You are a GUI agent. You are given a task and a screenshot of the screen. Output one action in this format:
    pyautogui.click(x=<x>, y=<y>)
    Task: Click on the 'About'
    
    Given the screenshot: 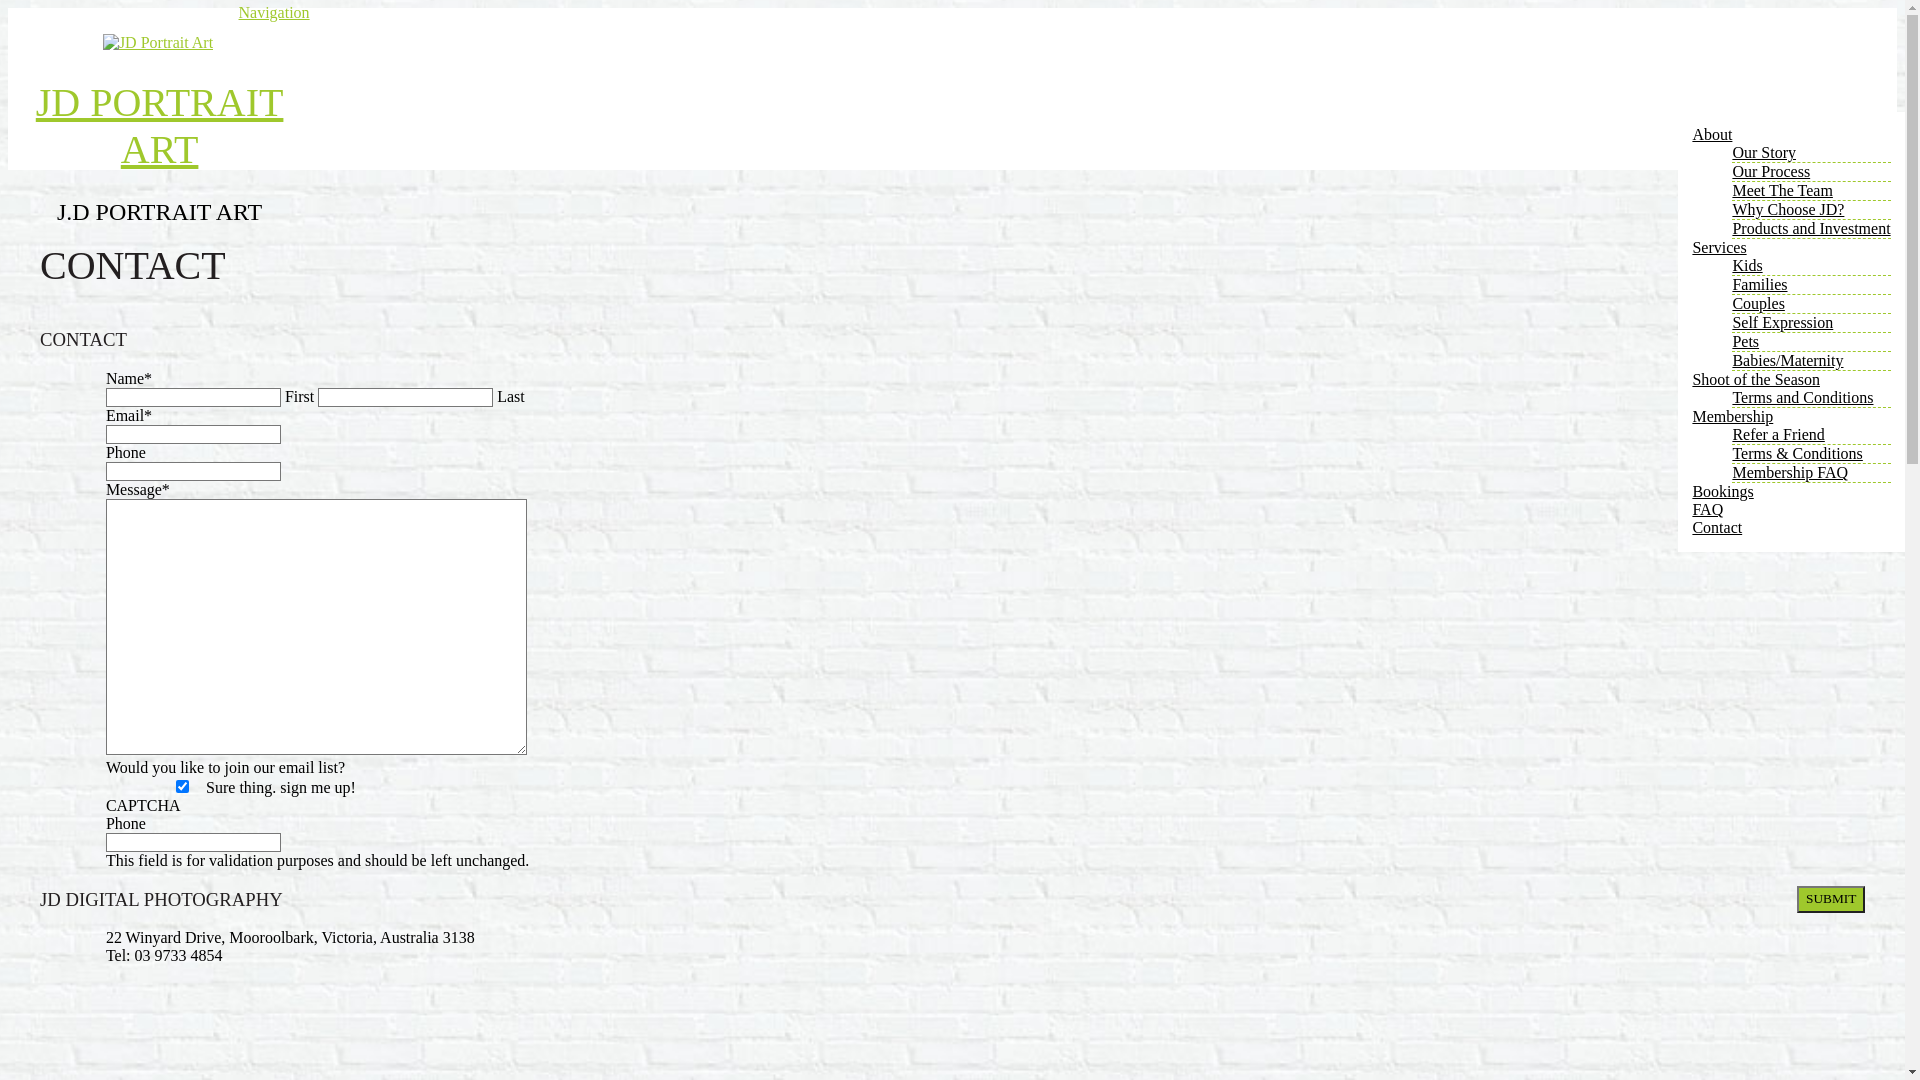 What is the action you would take?
    pyautogui.click(x=1690, y=134)
    